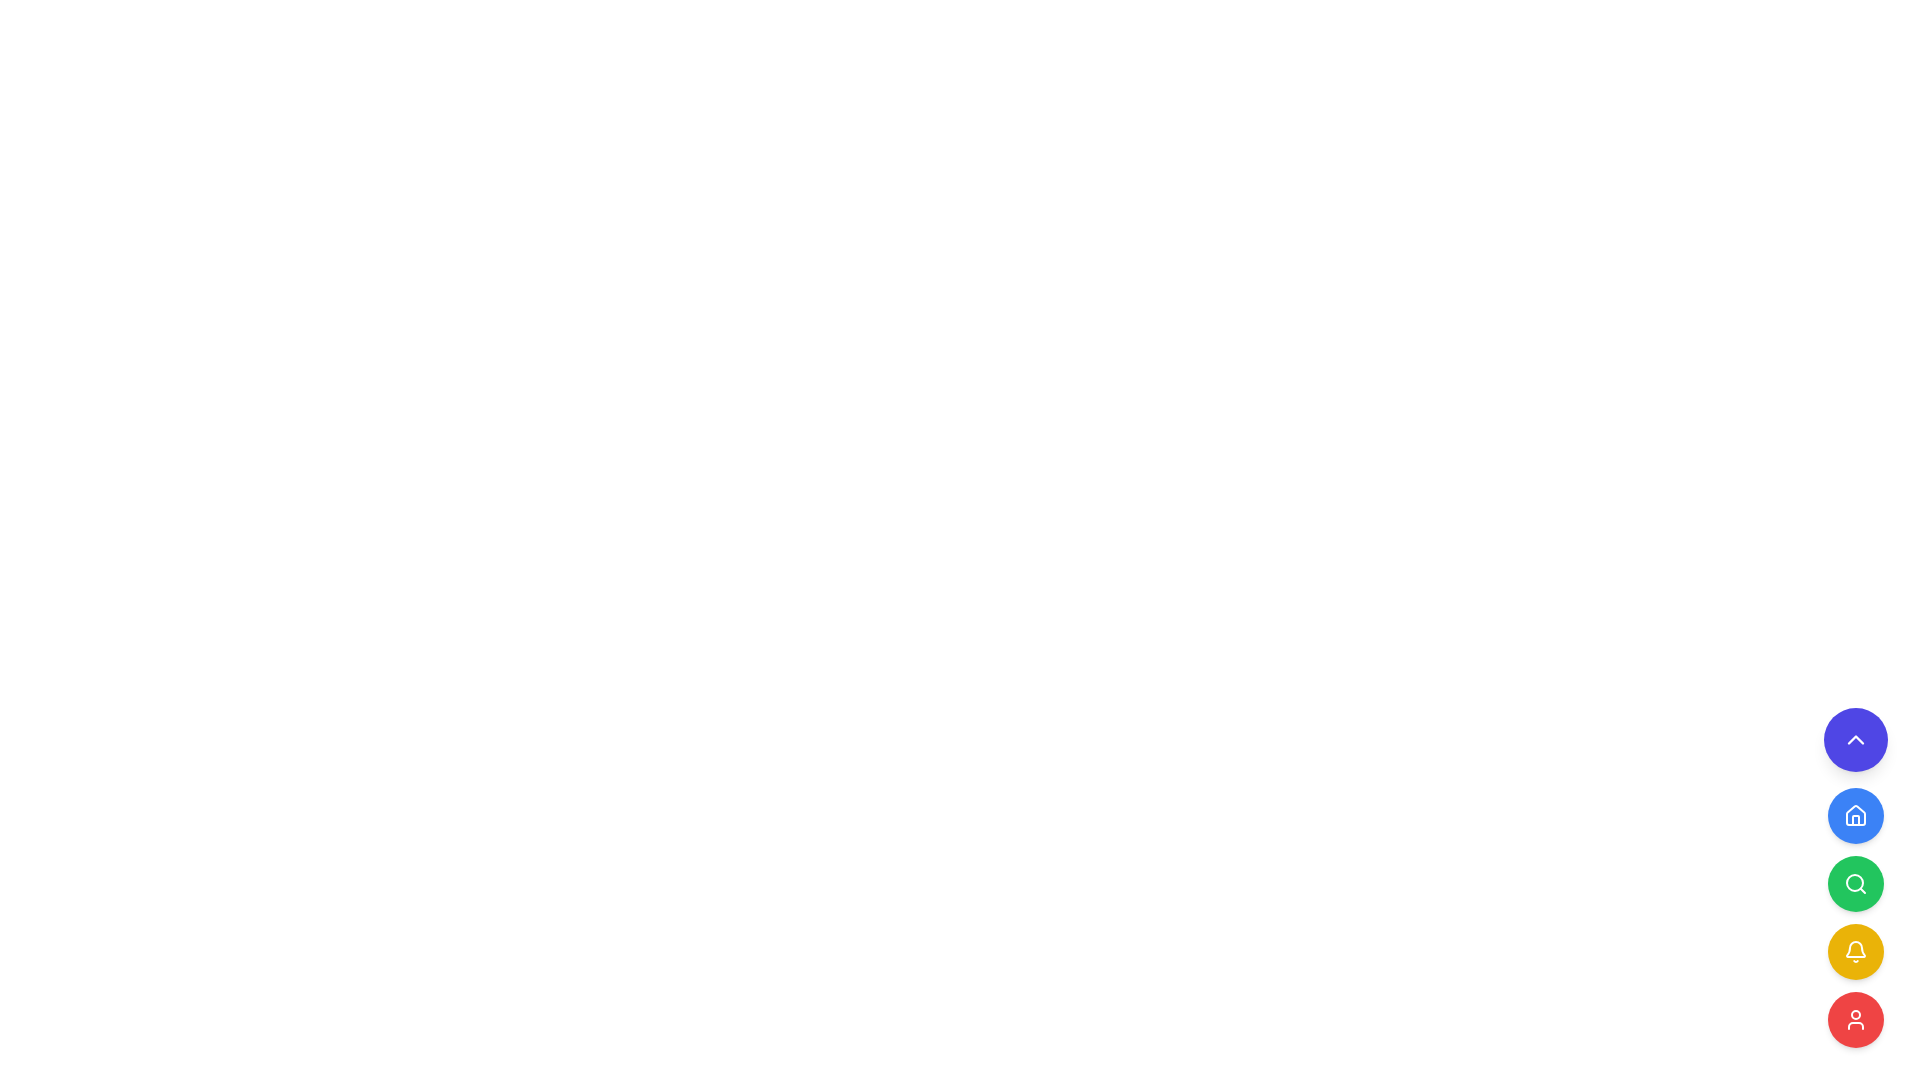  Describe the element at coordinates (1855, 740) in the screenshot. I see `the upward-pointing chevron icon embedded within the topmost purple circular button to receive potential feedback` at that location.